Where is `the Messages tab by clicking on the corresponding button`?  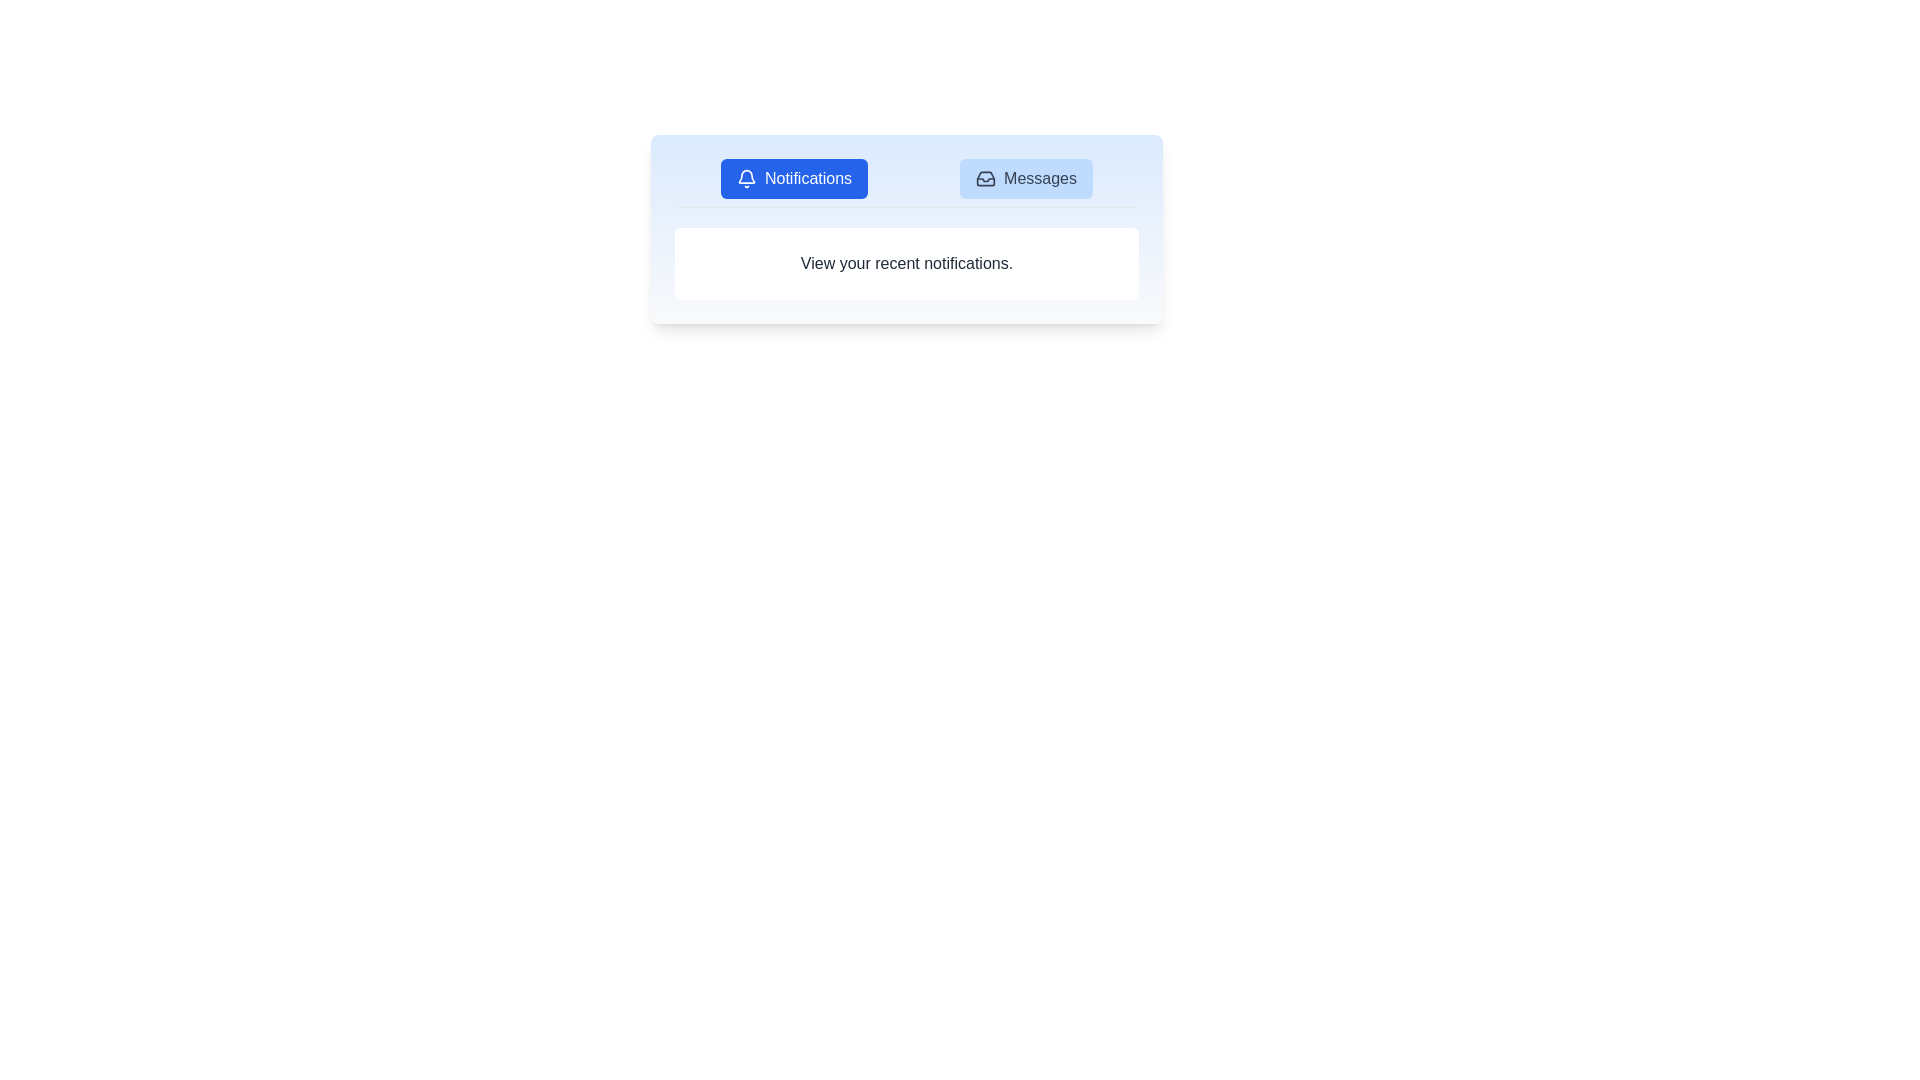
the Messages tab by clicking on the corresponding button is located at coordinates (1026, 177).